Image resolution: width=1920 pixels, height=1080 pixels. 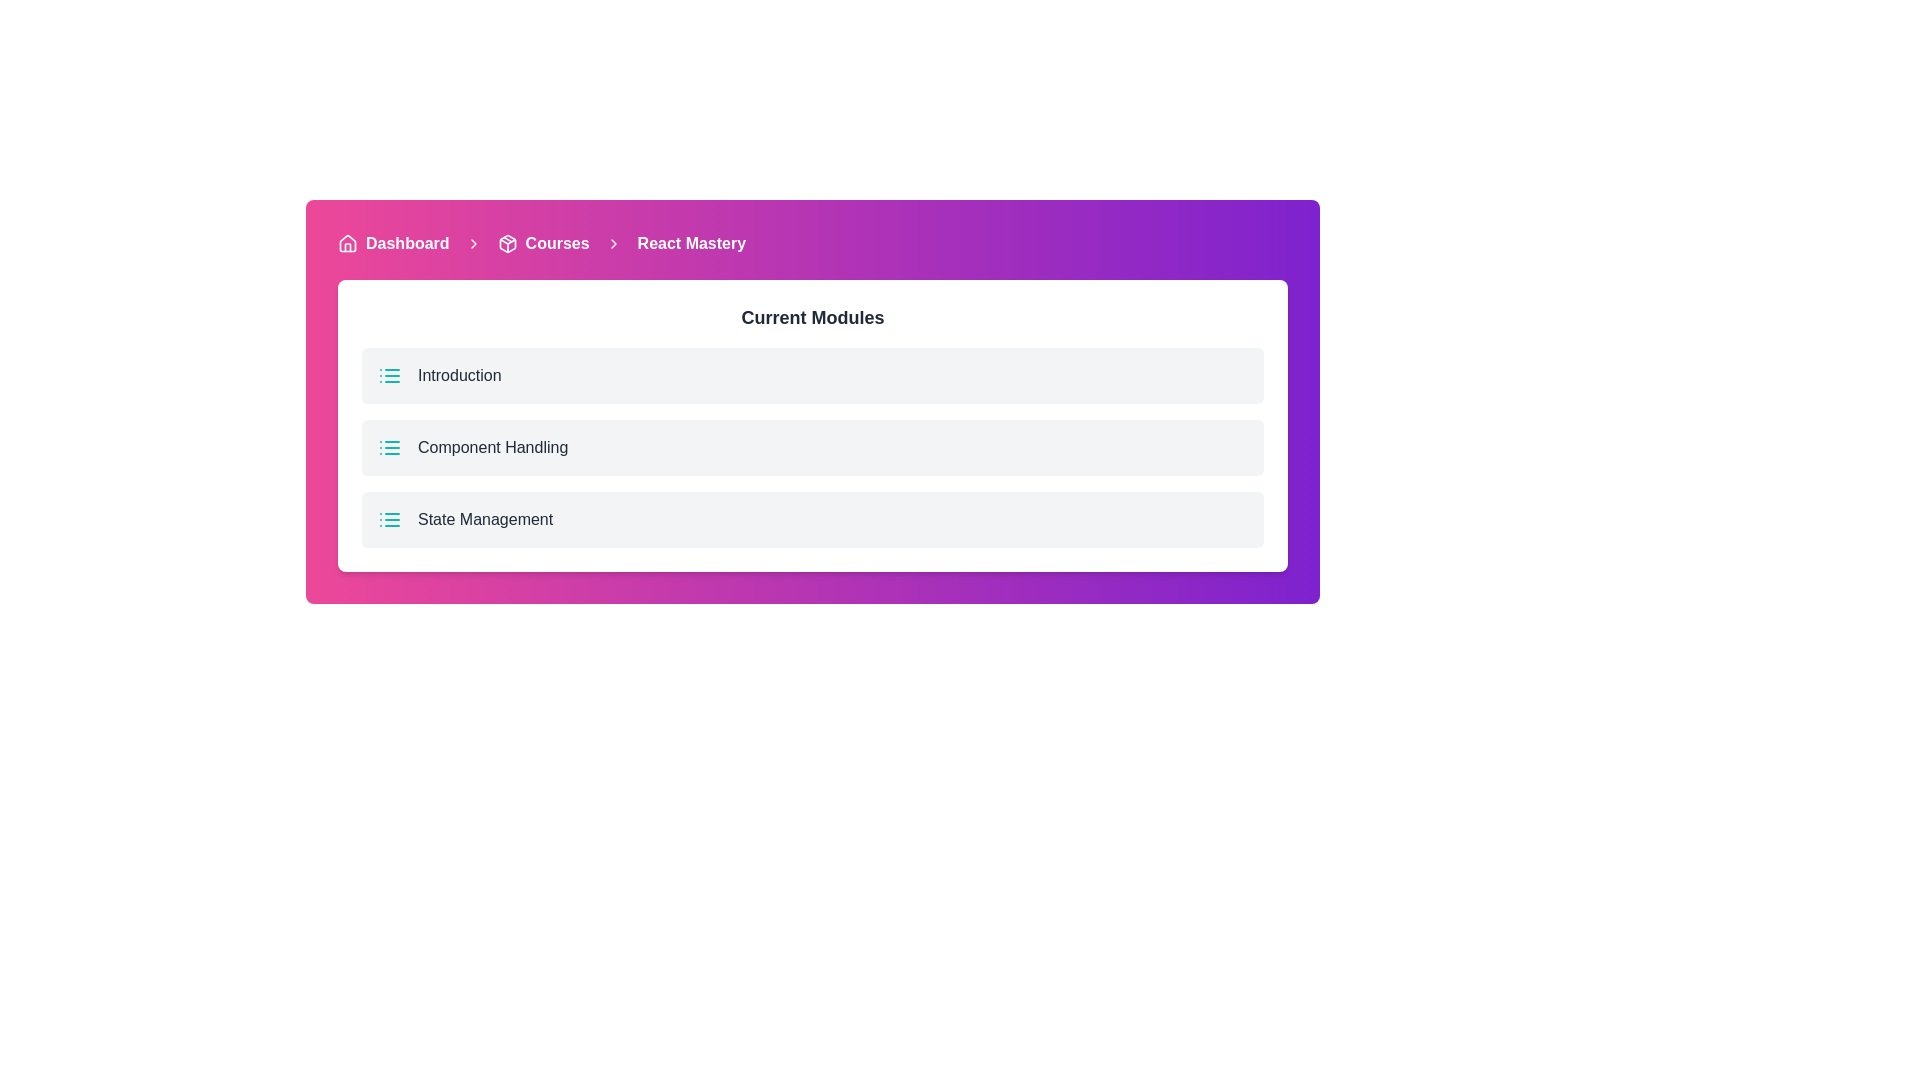 I want to click on the Breadcrumb navigation item representing 'Courses' in the header bar, so click(x=543, y=242).